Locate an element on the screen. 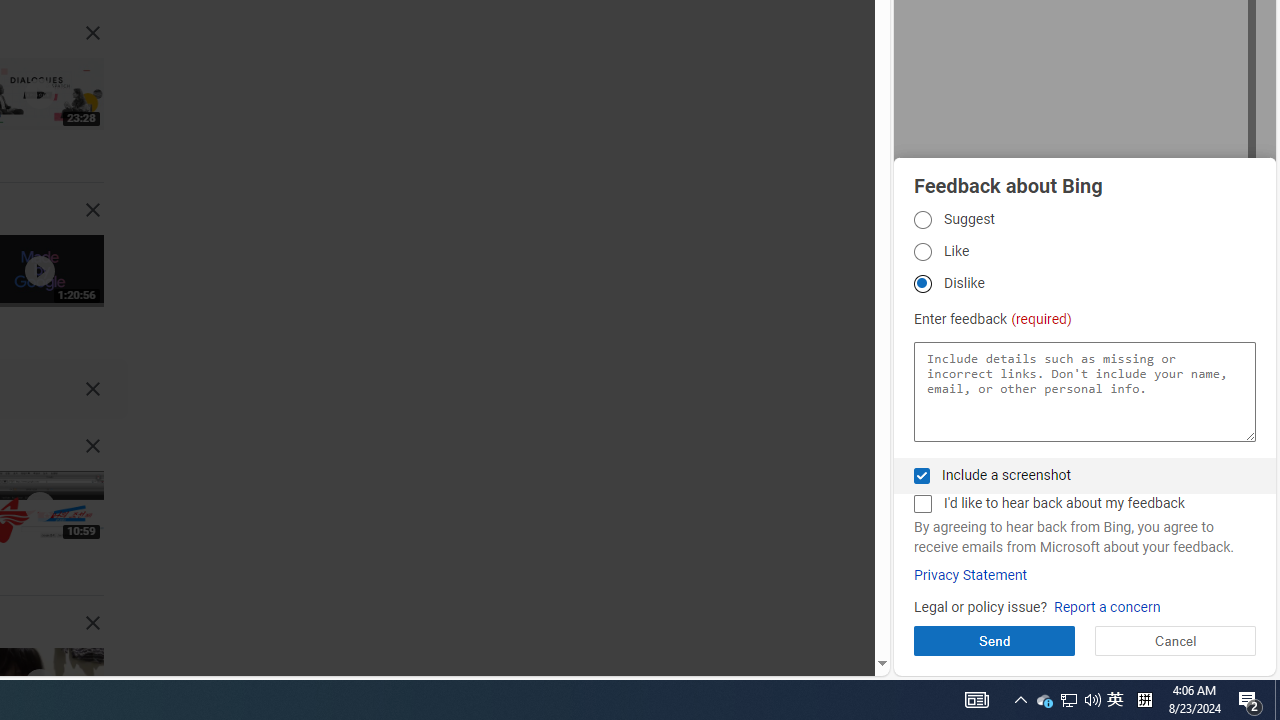 This screenshot has width=1280, height=720. 'Dislike Dislike' is located at coordinates (921, 284).